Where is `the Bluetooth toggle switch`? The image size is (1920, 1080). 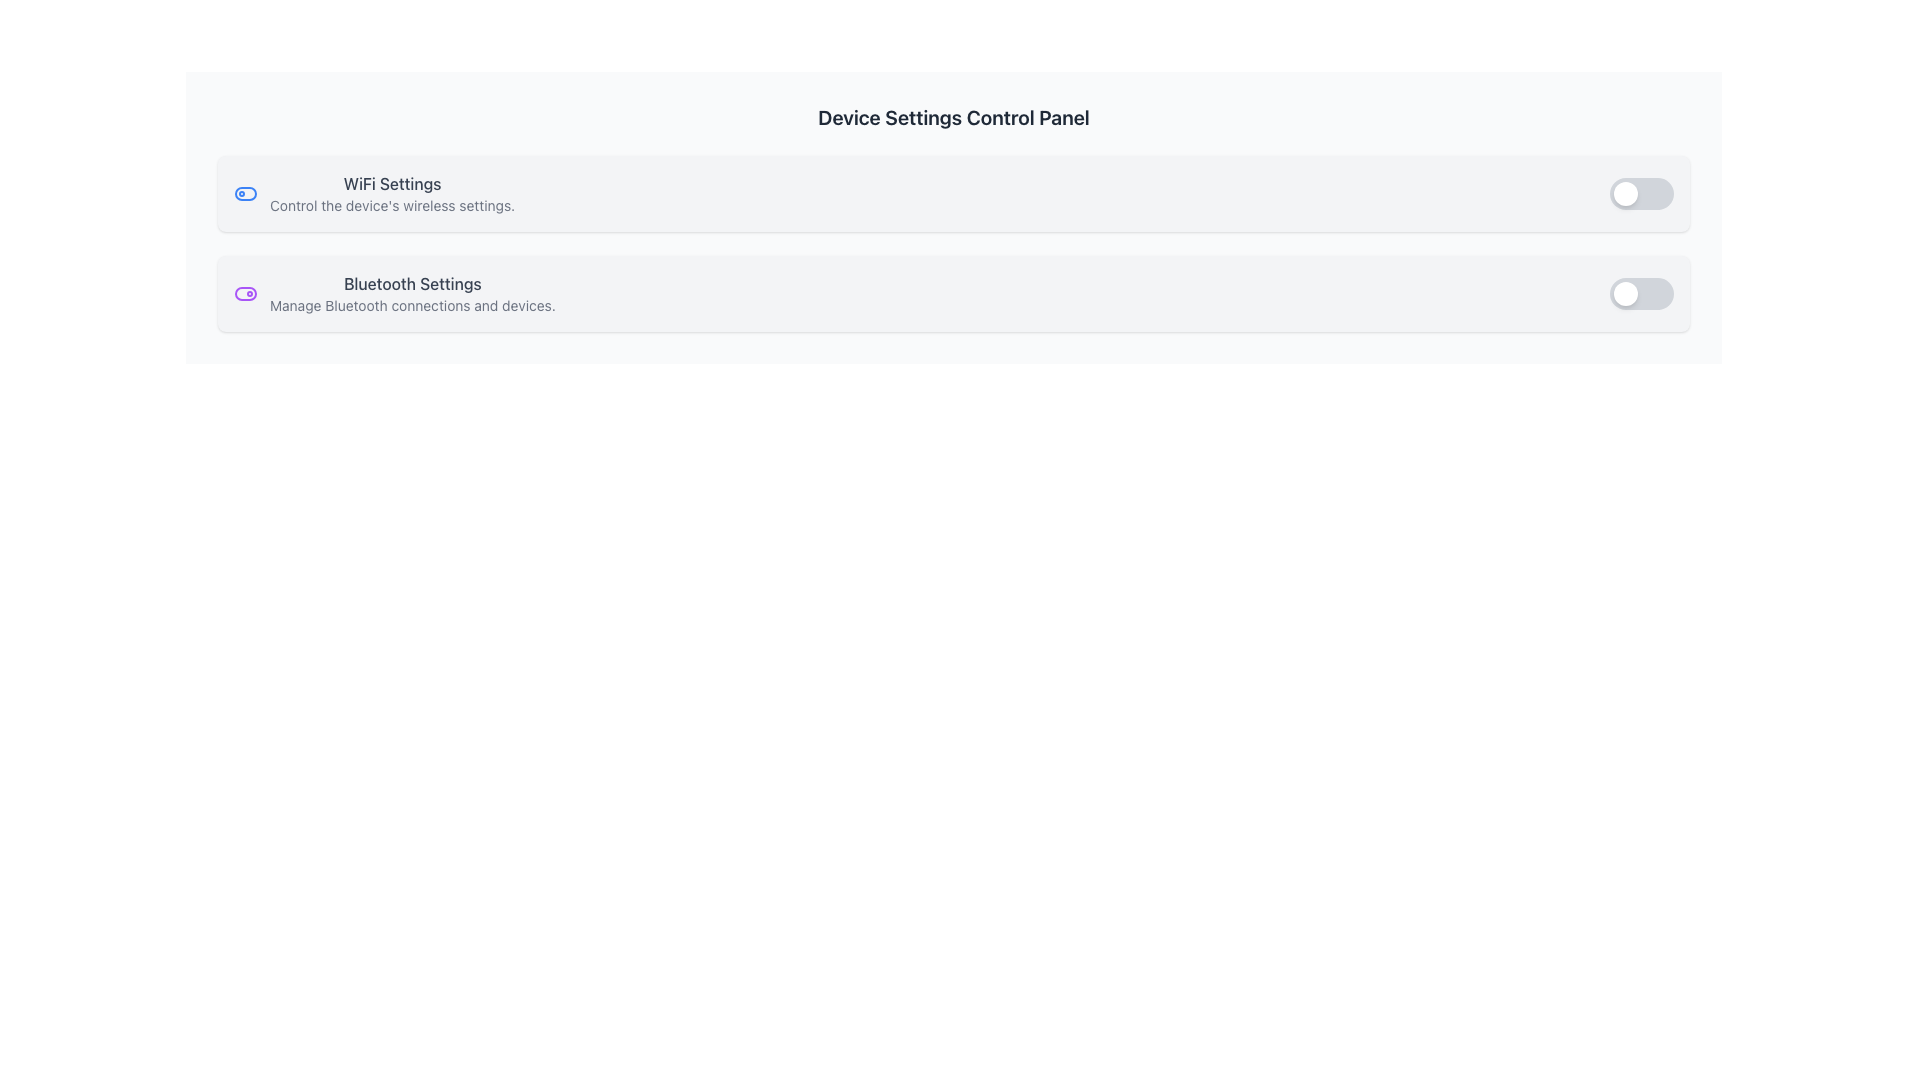 the Bluetooth toggle switch is located at coordinates (244, 293).